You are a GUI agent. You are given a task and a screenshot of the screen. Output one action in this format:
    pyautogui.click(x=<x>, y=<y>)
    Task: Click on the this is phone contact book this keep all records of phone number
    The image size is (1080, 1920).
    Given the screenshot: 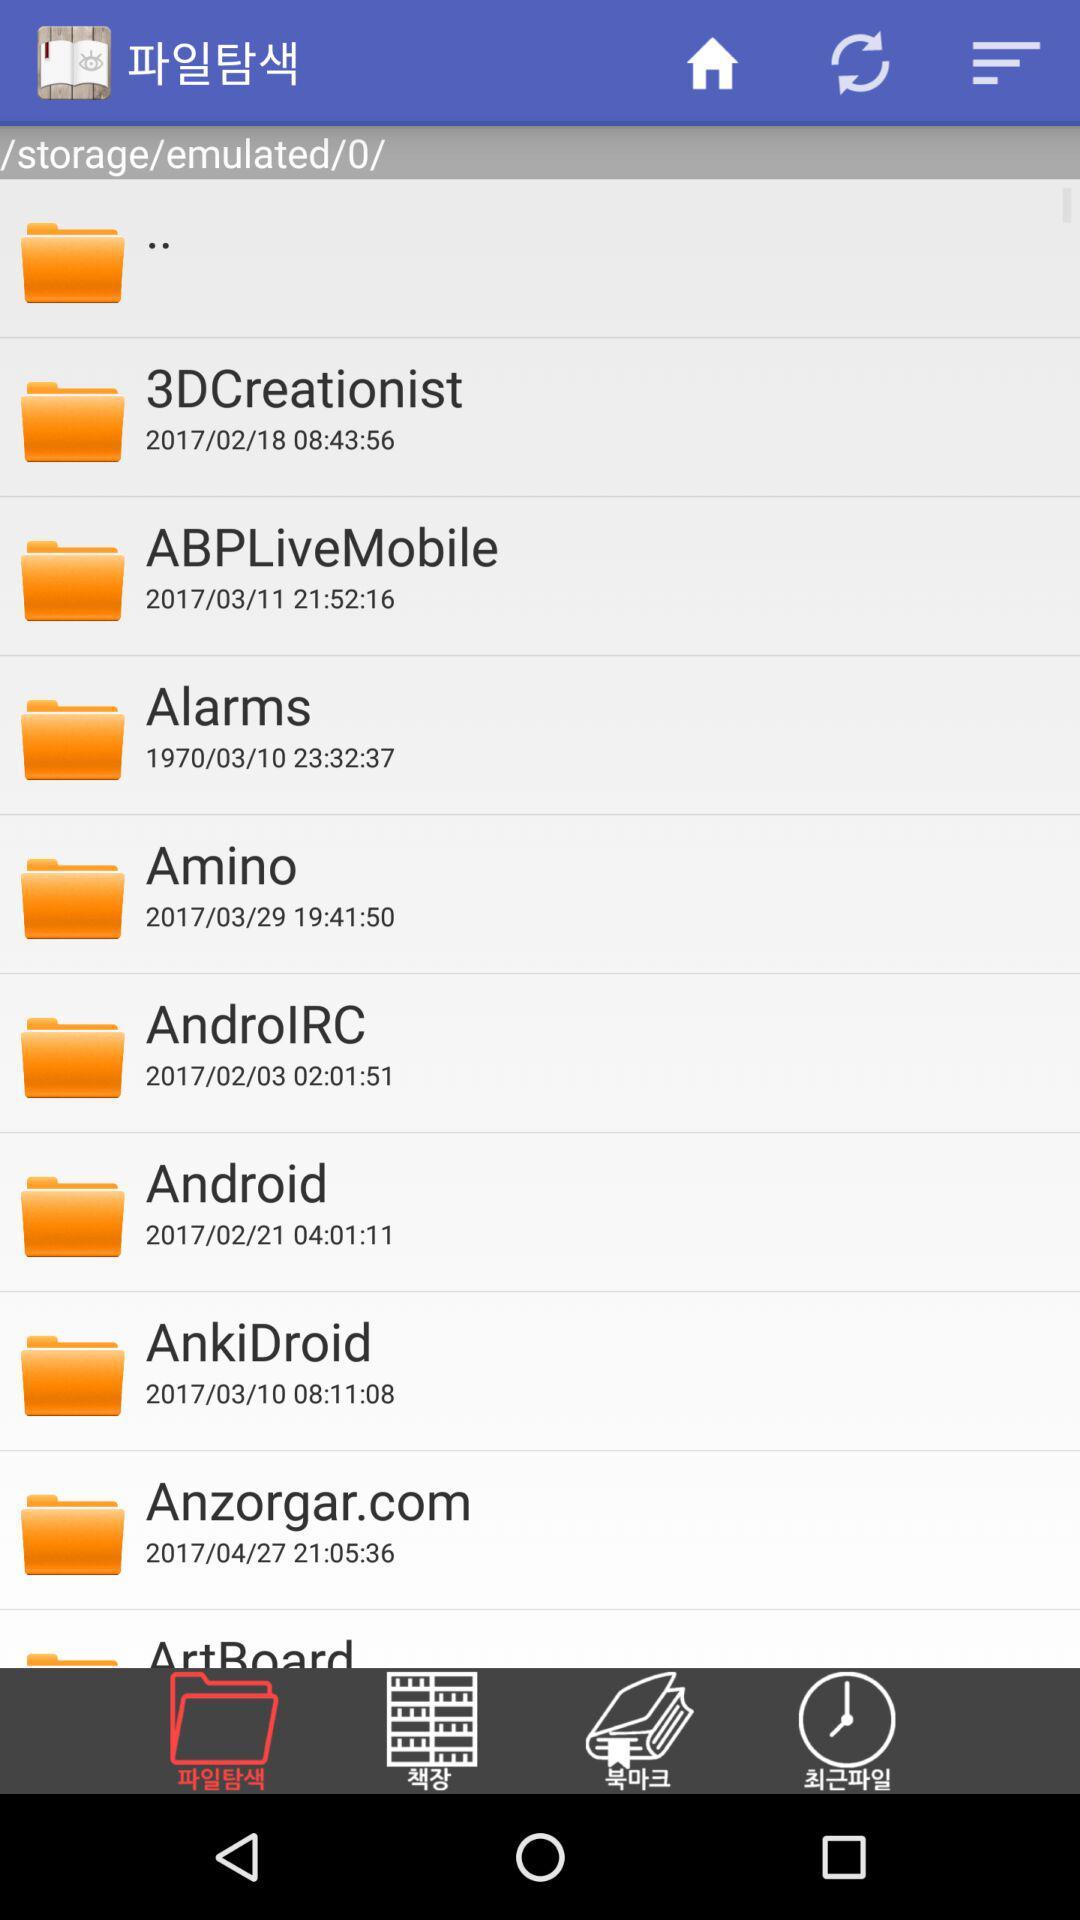 What is the action you would take?
    pyautogui.click(x=663, y=1730)
    